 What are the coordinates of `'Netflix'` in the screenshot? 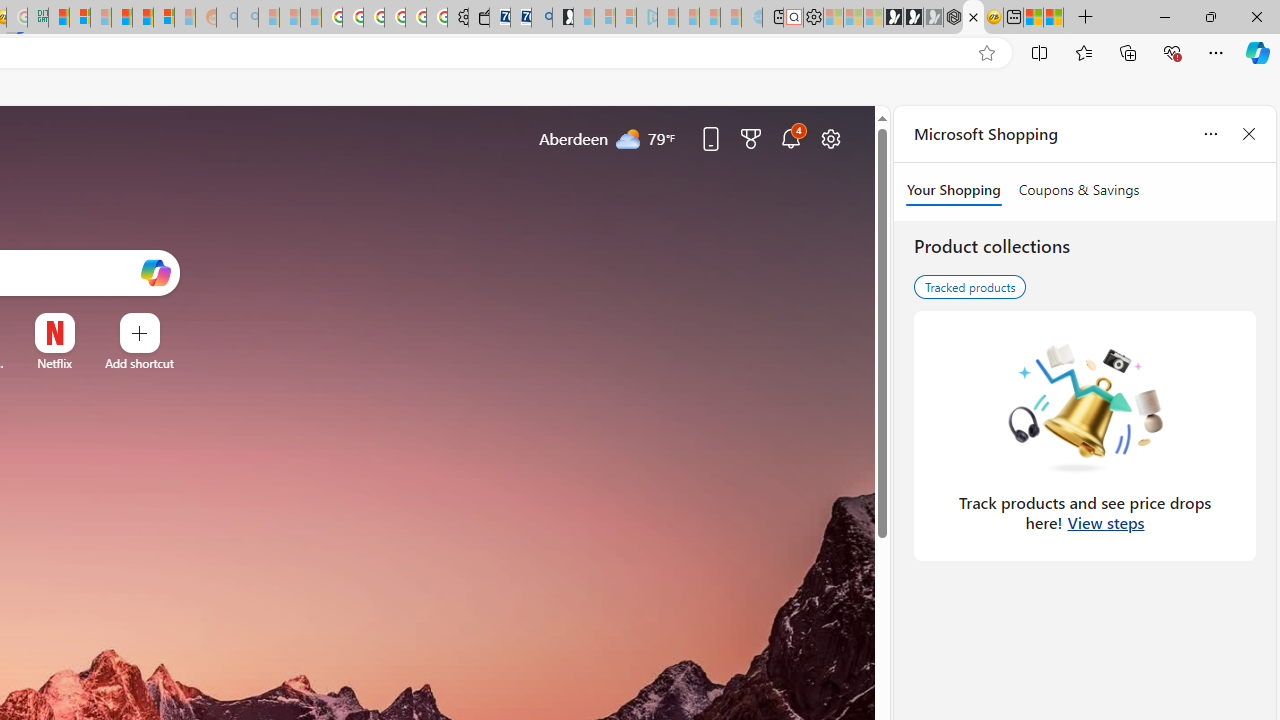 It's located at (54, 363).